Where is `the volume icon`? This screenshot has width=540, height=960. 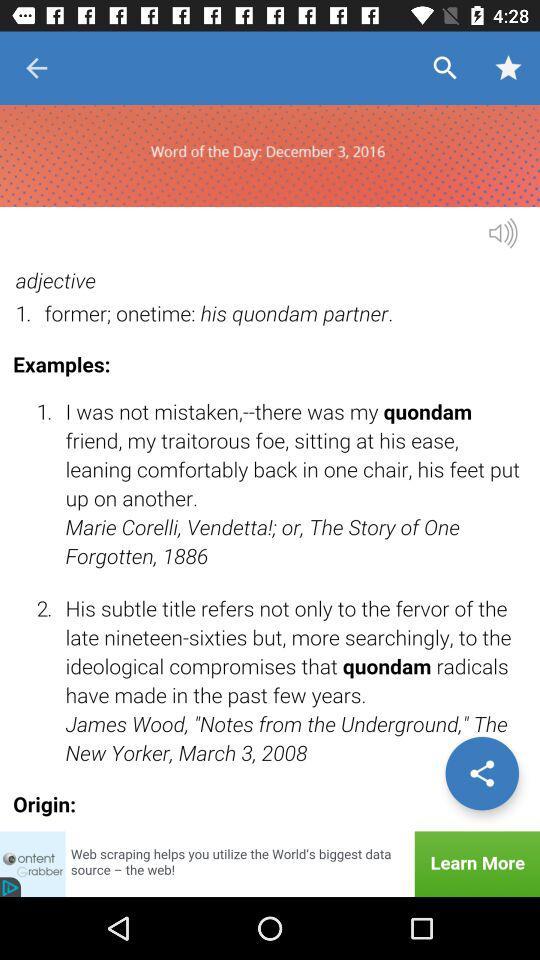 the volume icon is located at coordinates (502, 233).